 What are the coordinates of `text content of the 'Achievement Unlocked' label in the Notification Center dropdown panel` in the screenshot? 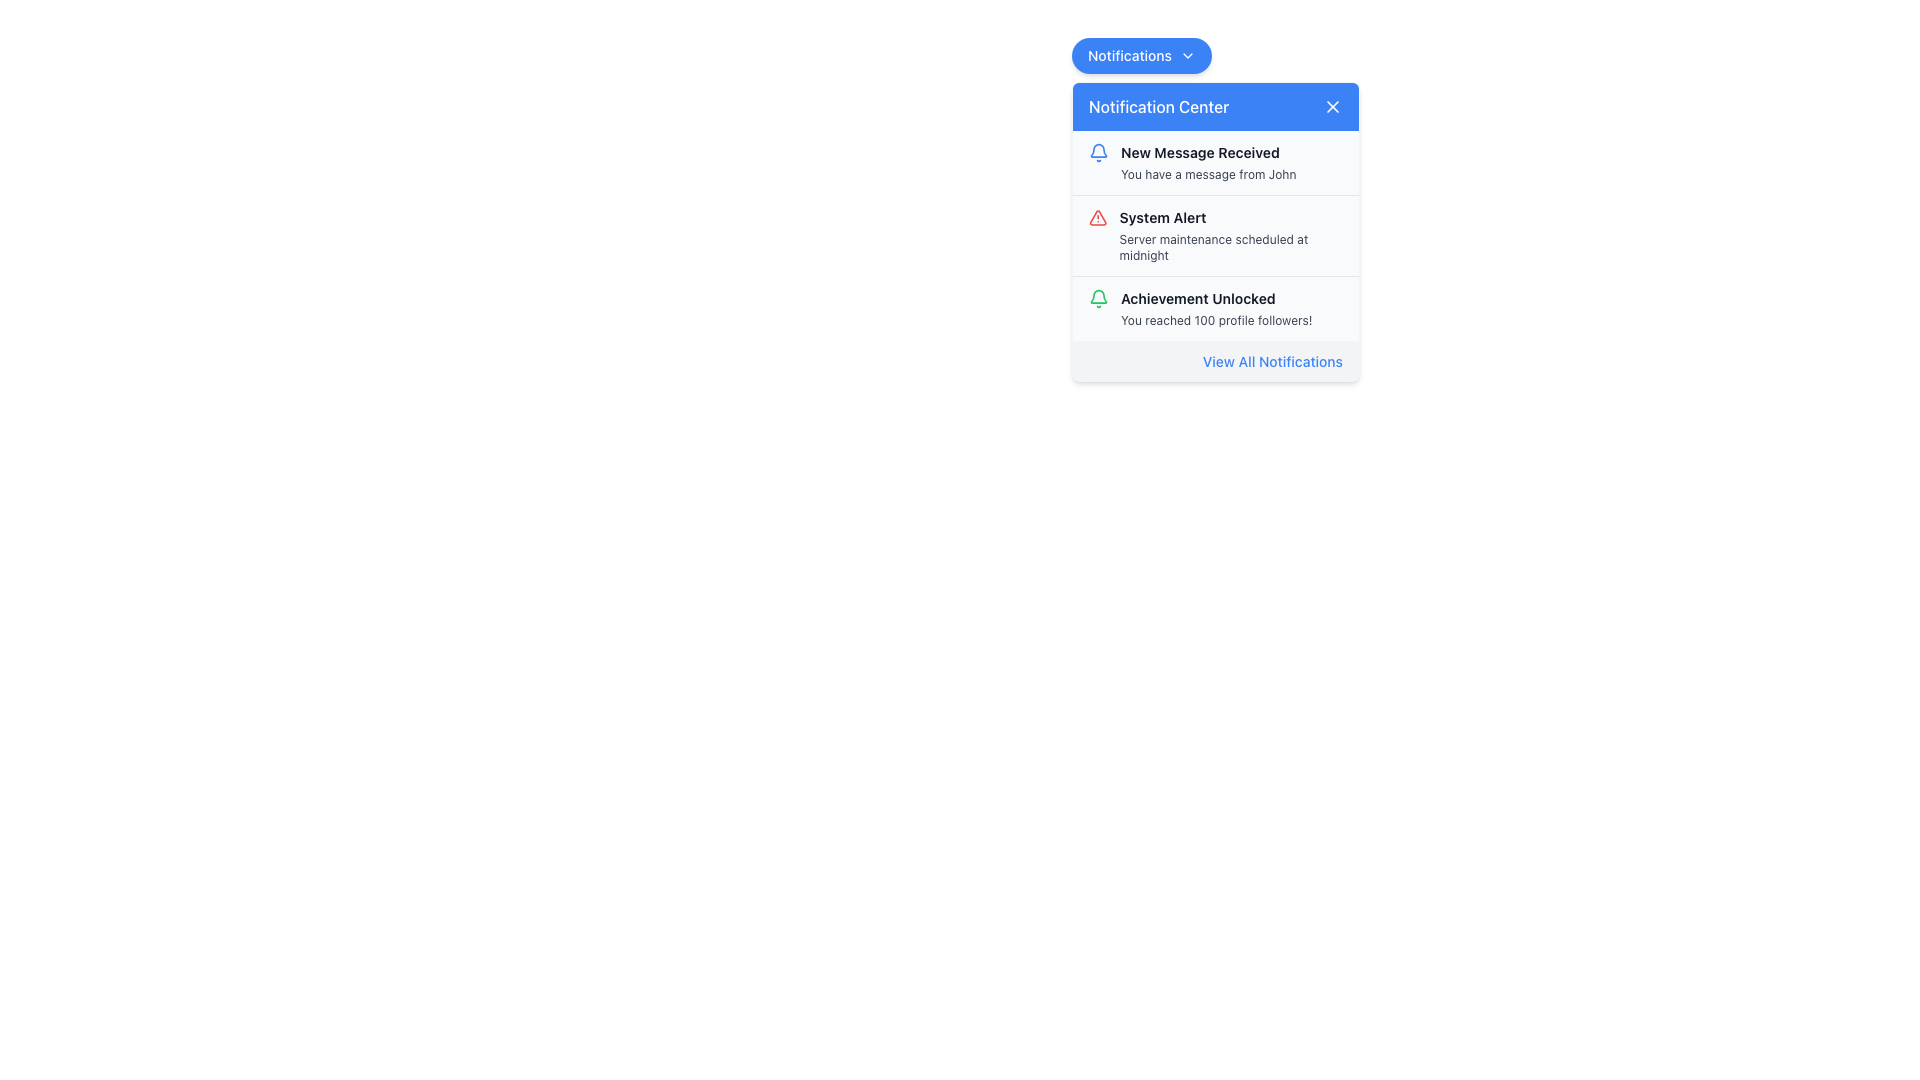 It's located at (1215, 299).